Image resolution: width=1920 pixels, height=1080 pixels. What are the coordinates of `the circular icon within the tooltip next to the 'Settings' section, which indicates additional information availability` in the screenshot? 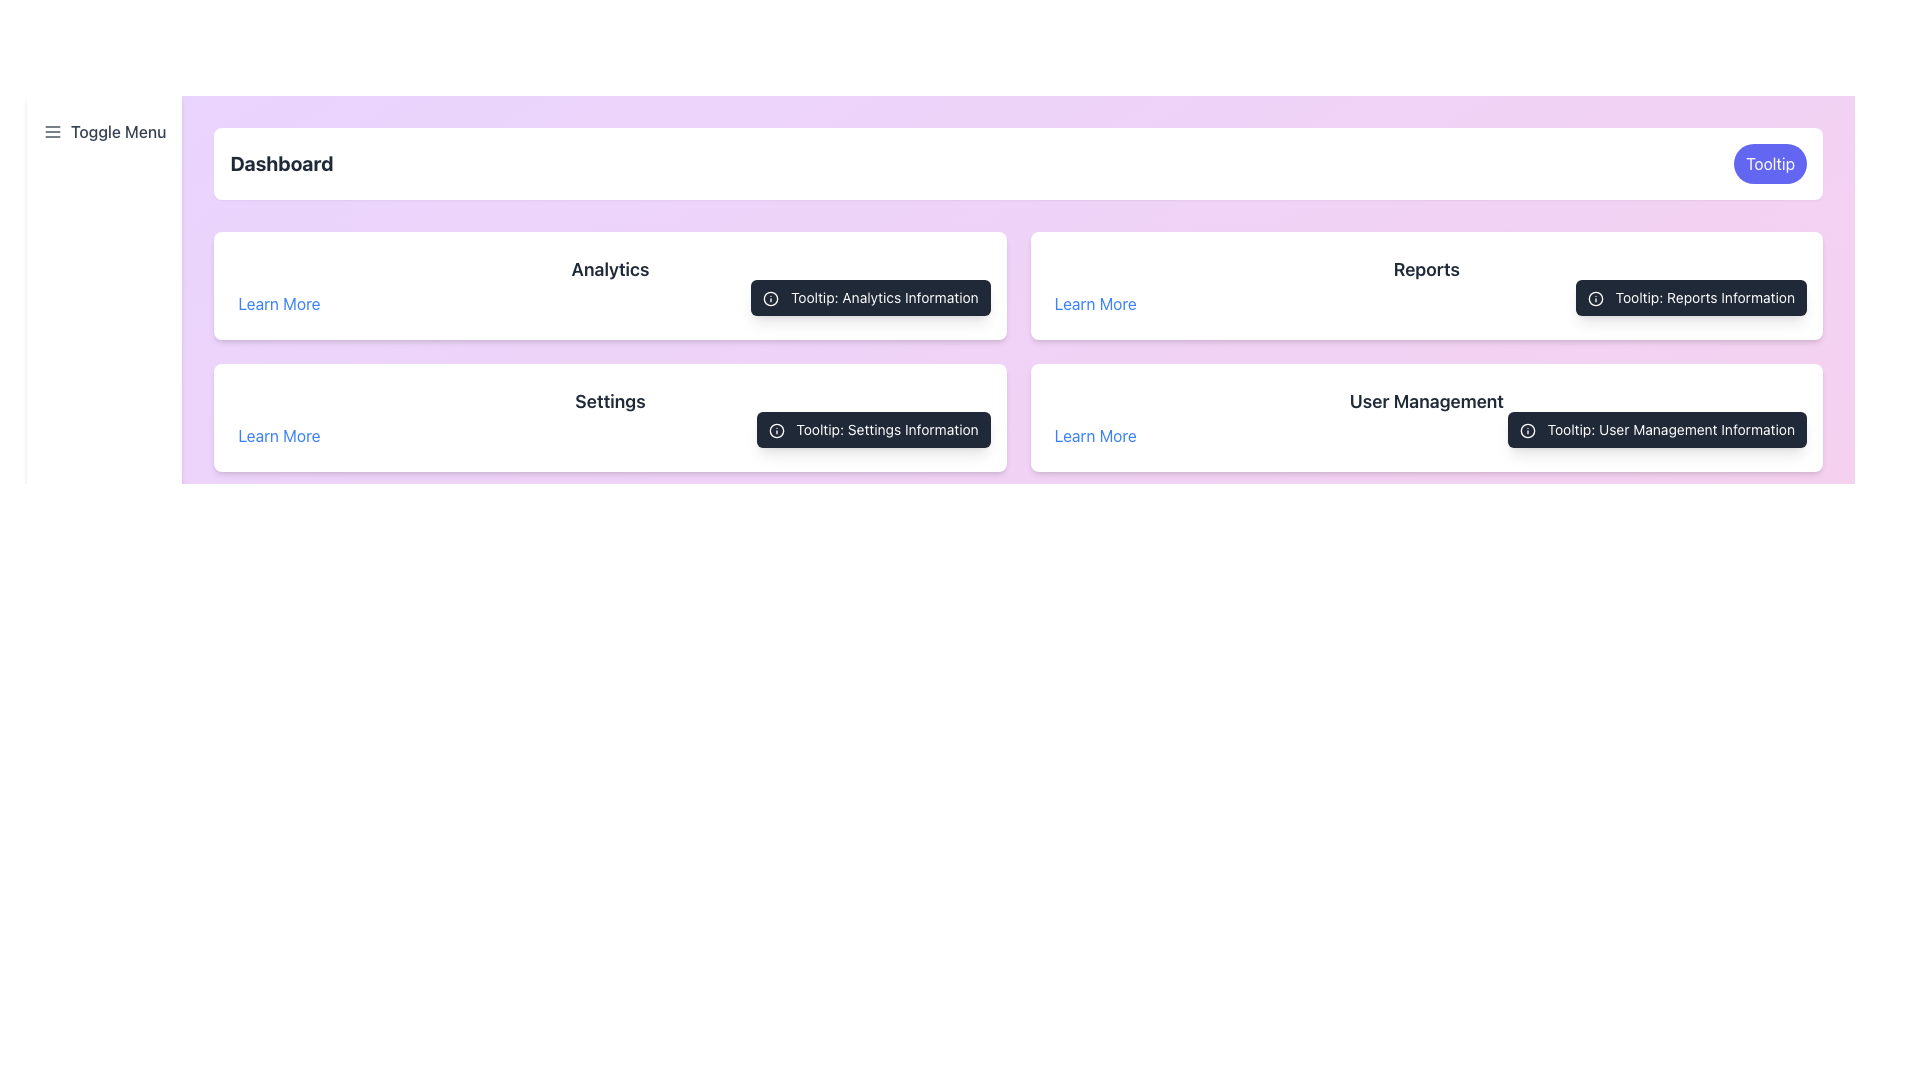 It's located at (775, 430).